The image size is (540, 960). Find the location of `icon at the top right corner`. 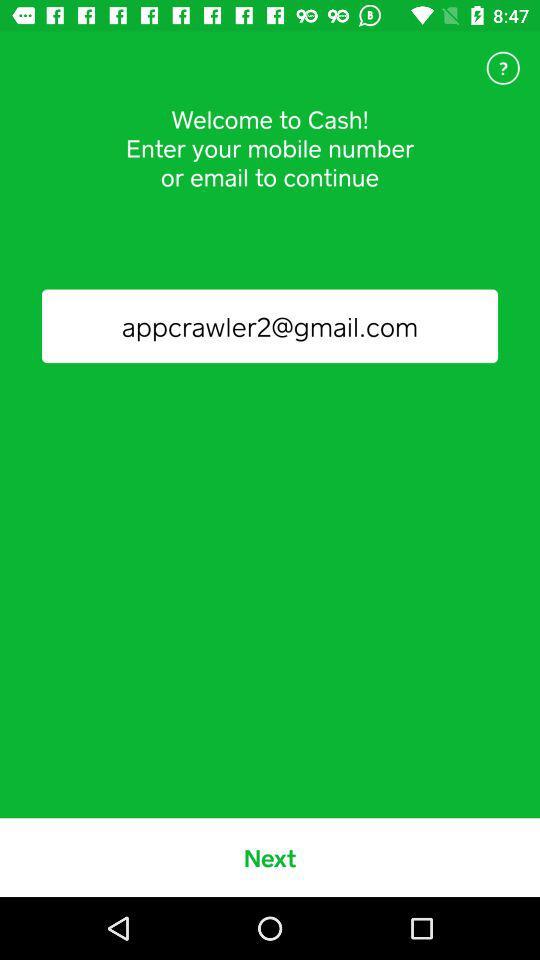

icon at the top right corner is located at coordinates (502, 68).